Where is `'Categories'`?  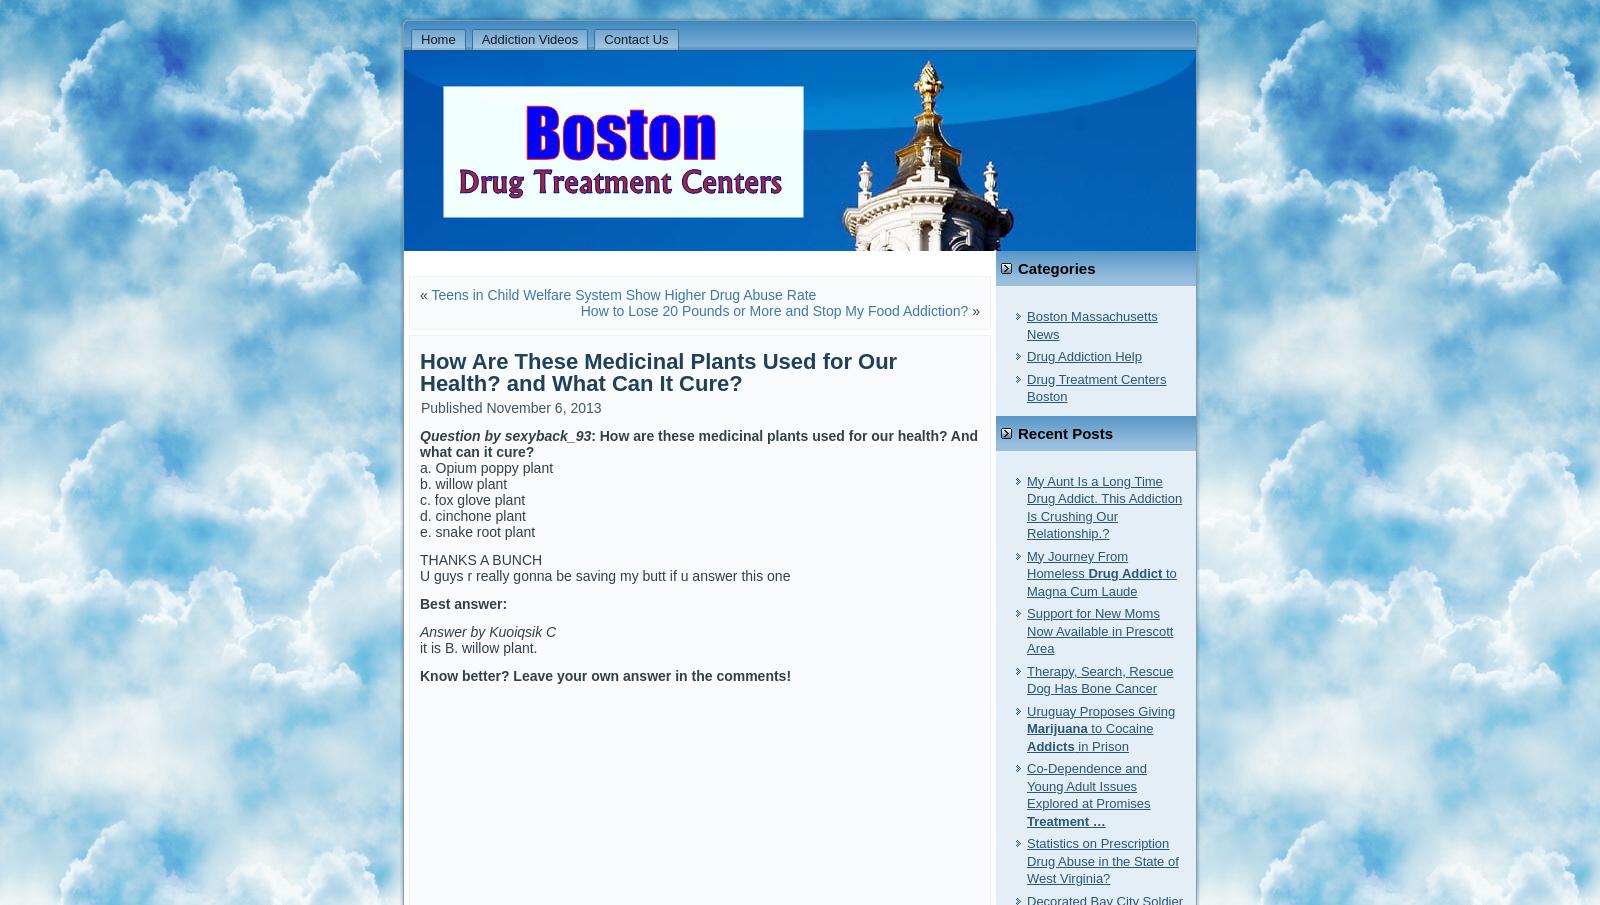 'Categories' is located at coordinates (1056, 268).